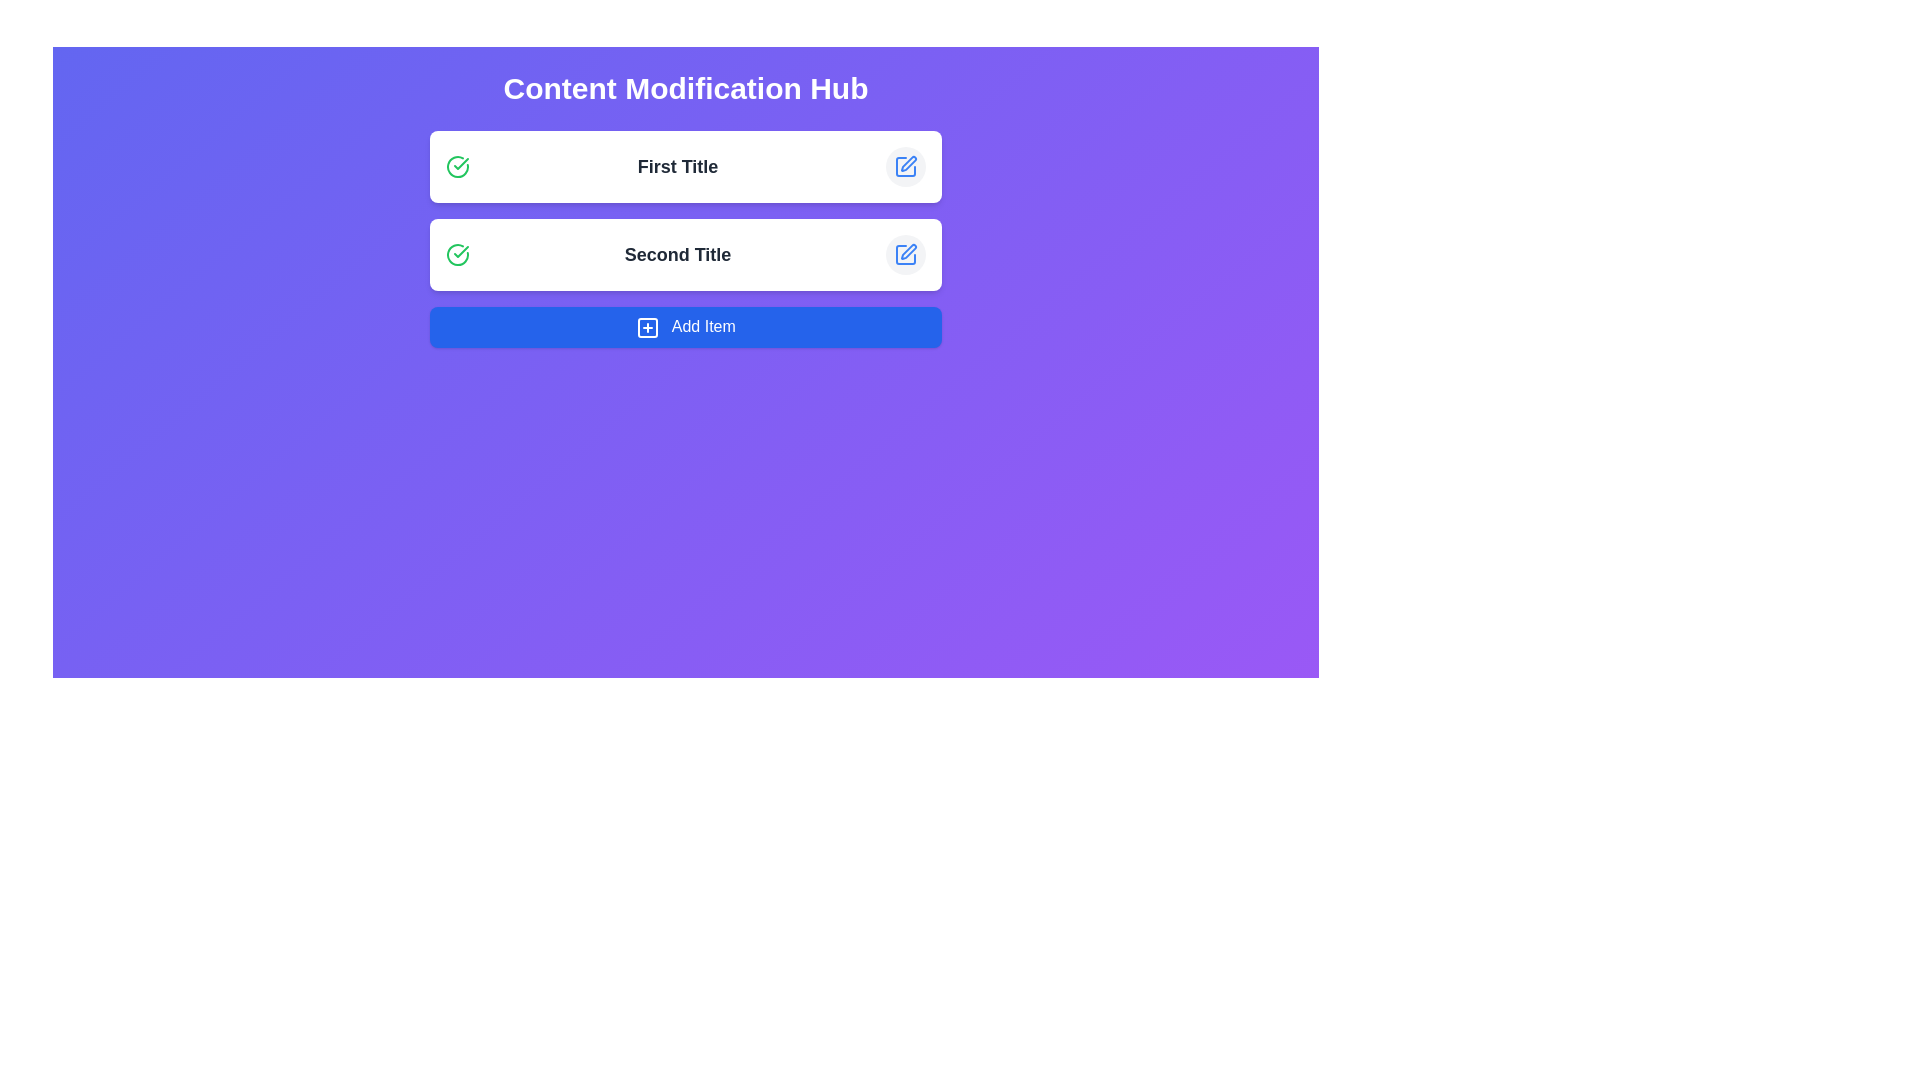  What do you see at coordinates (906, 163) in the screenshot?
I see `the interactive edit icon located on the right-hand side next to the 'First Title' label within a white card to initiate the edit action` at bounding box center [906, 163].